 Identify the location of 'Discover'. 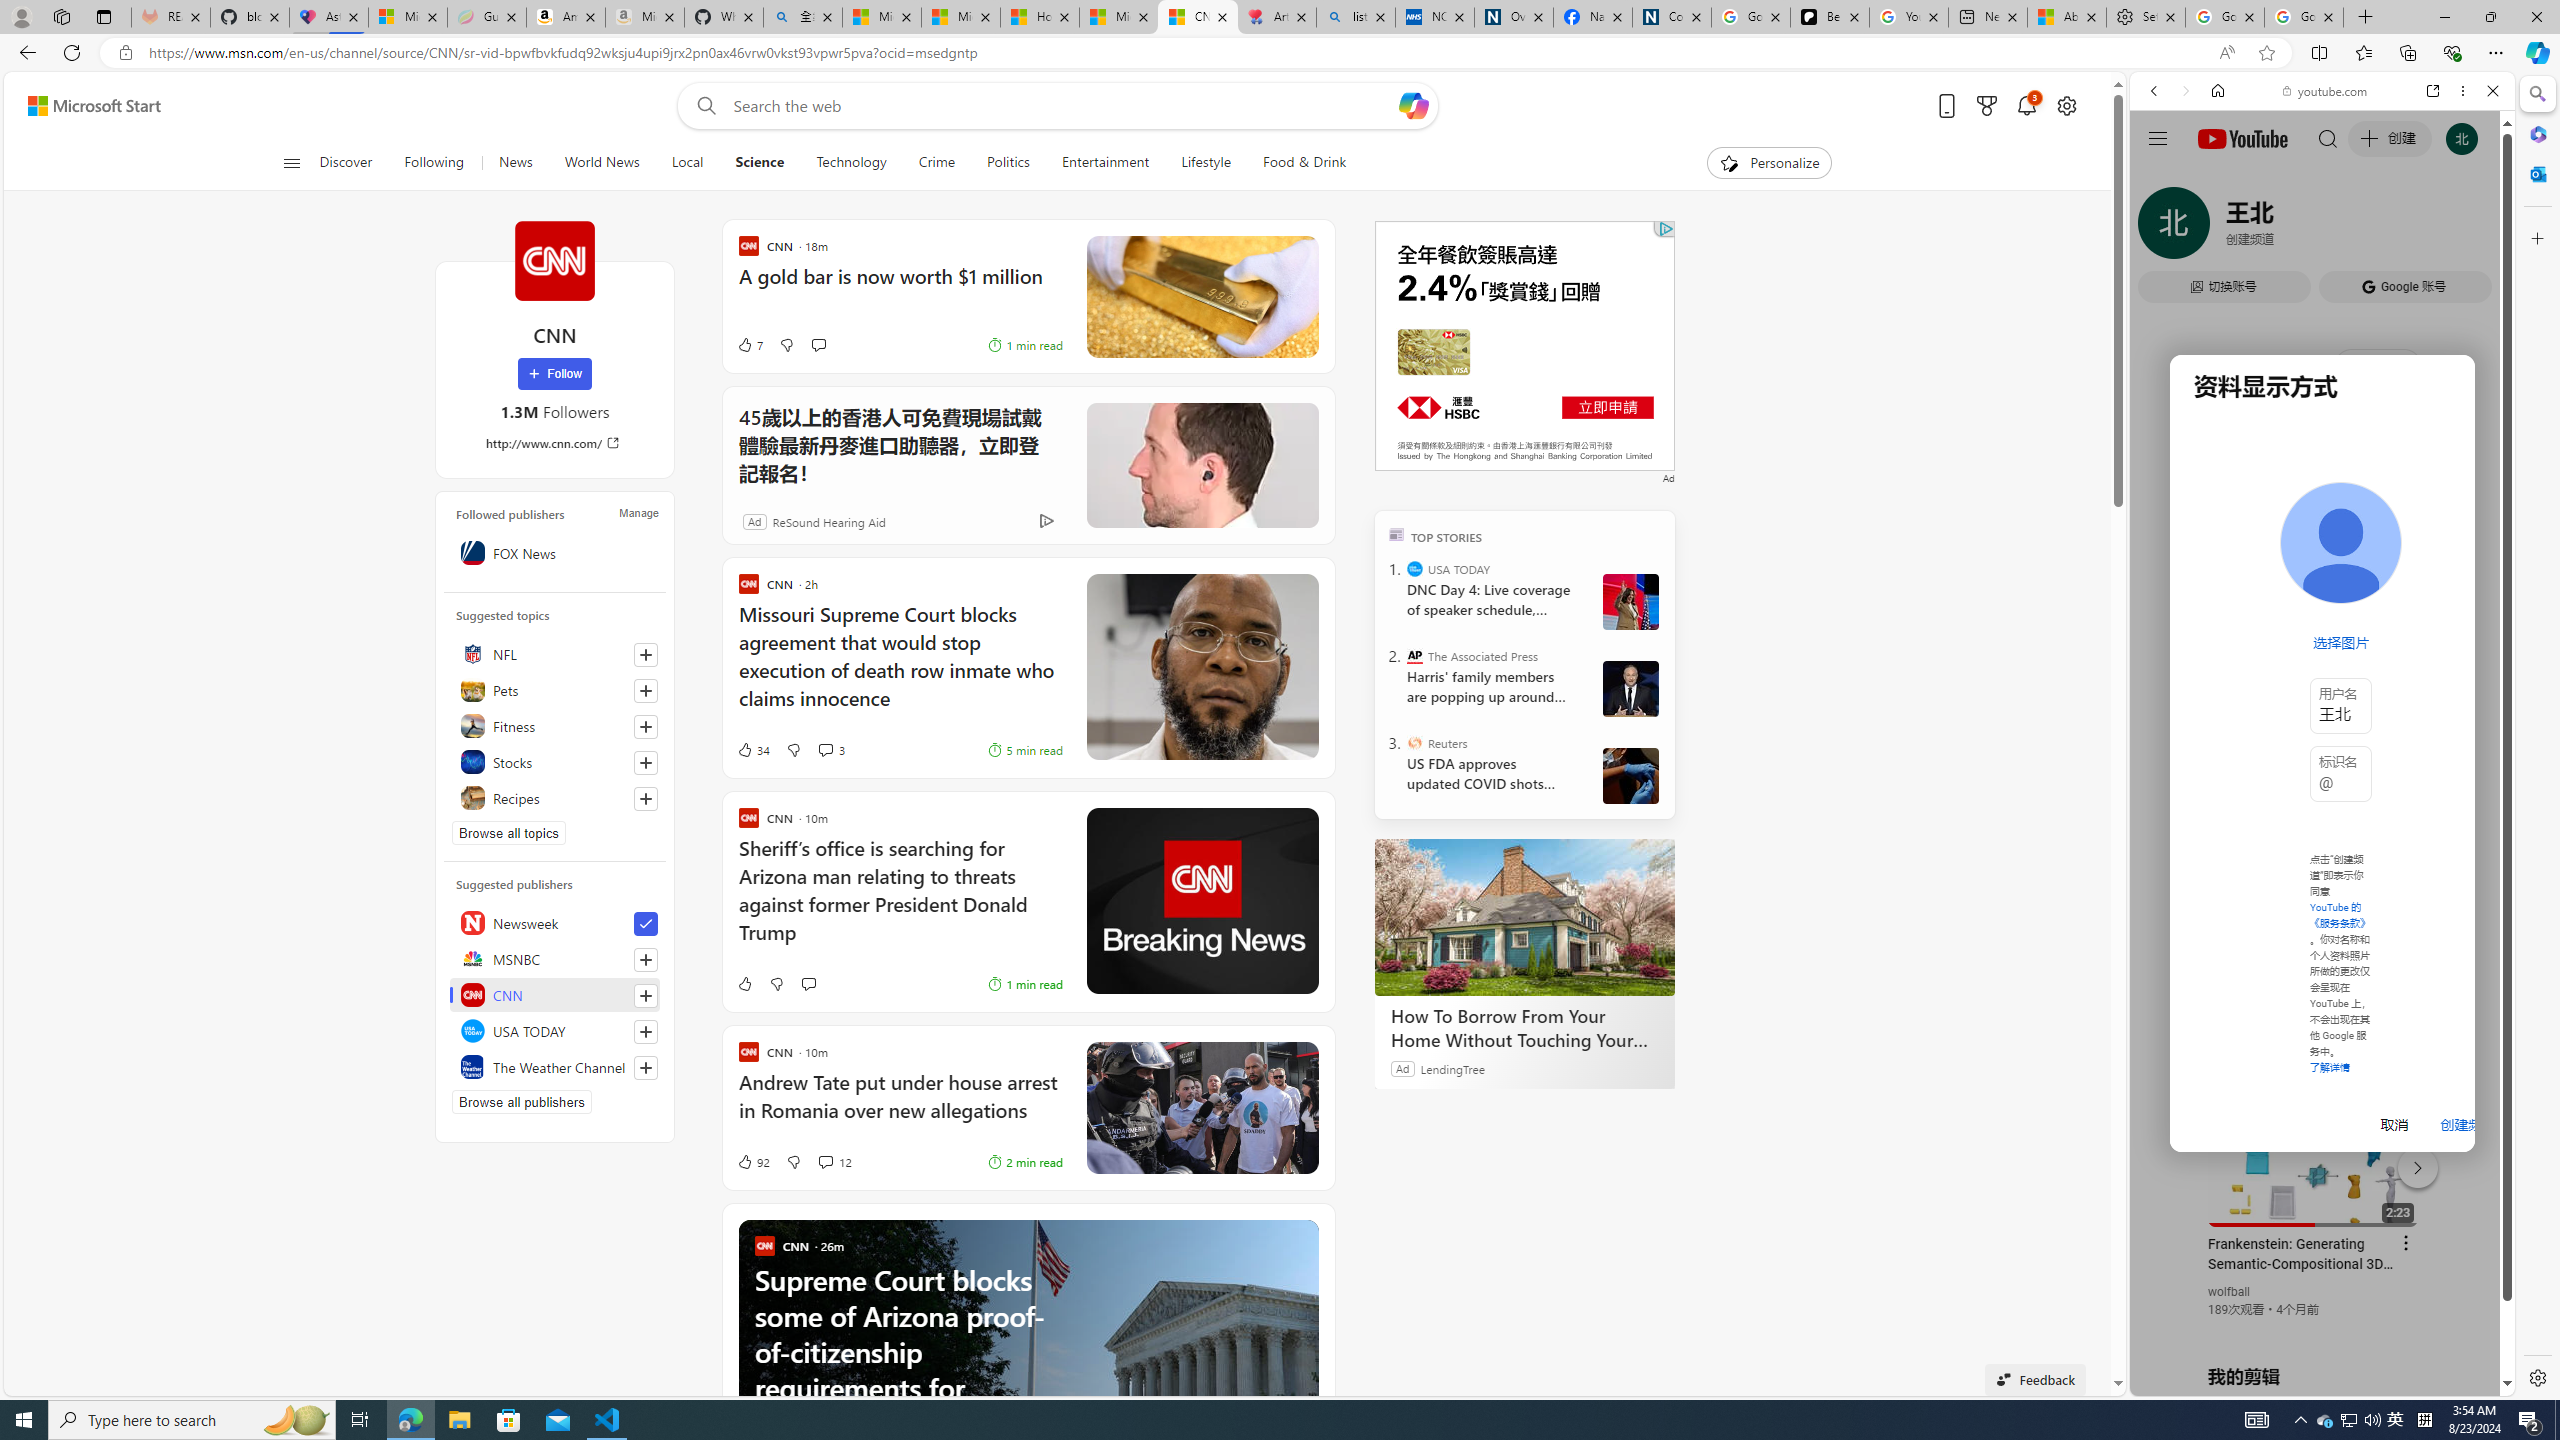
(354, 162).